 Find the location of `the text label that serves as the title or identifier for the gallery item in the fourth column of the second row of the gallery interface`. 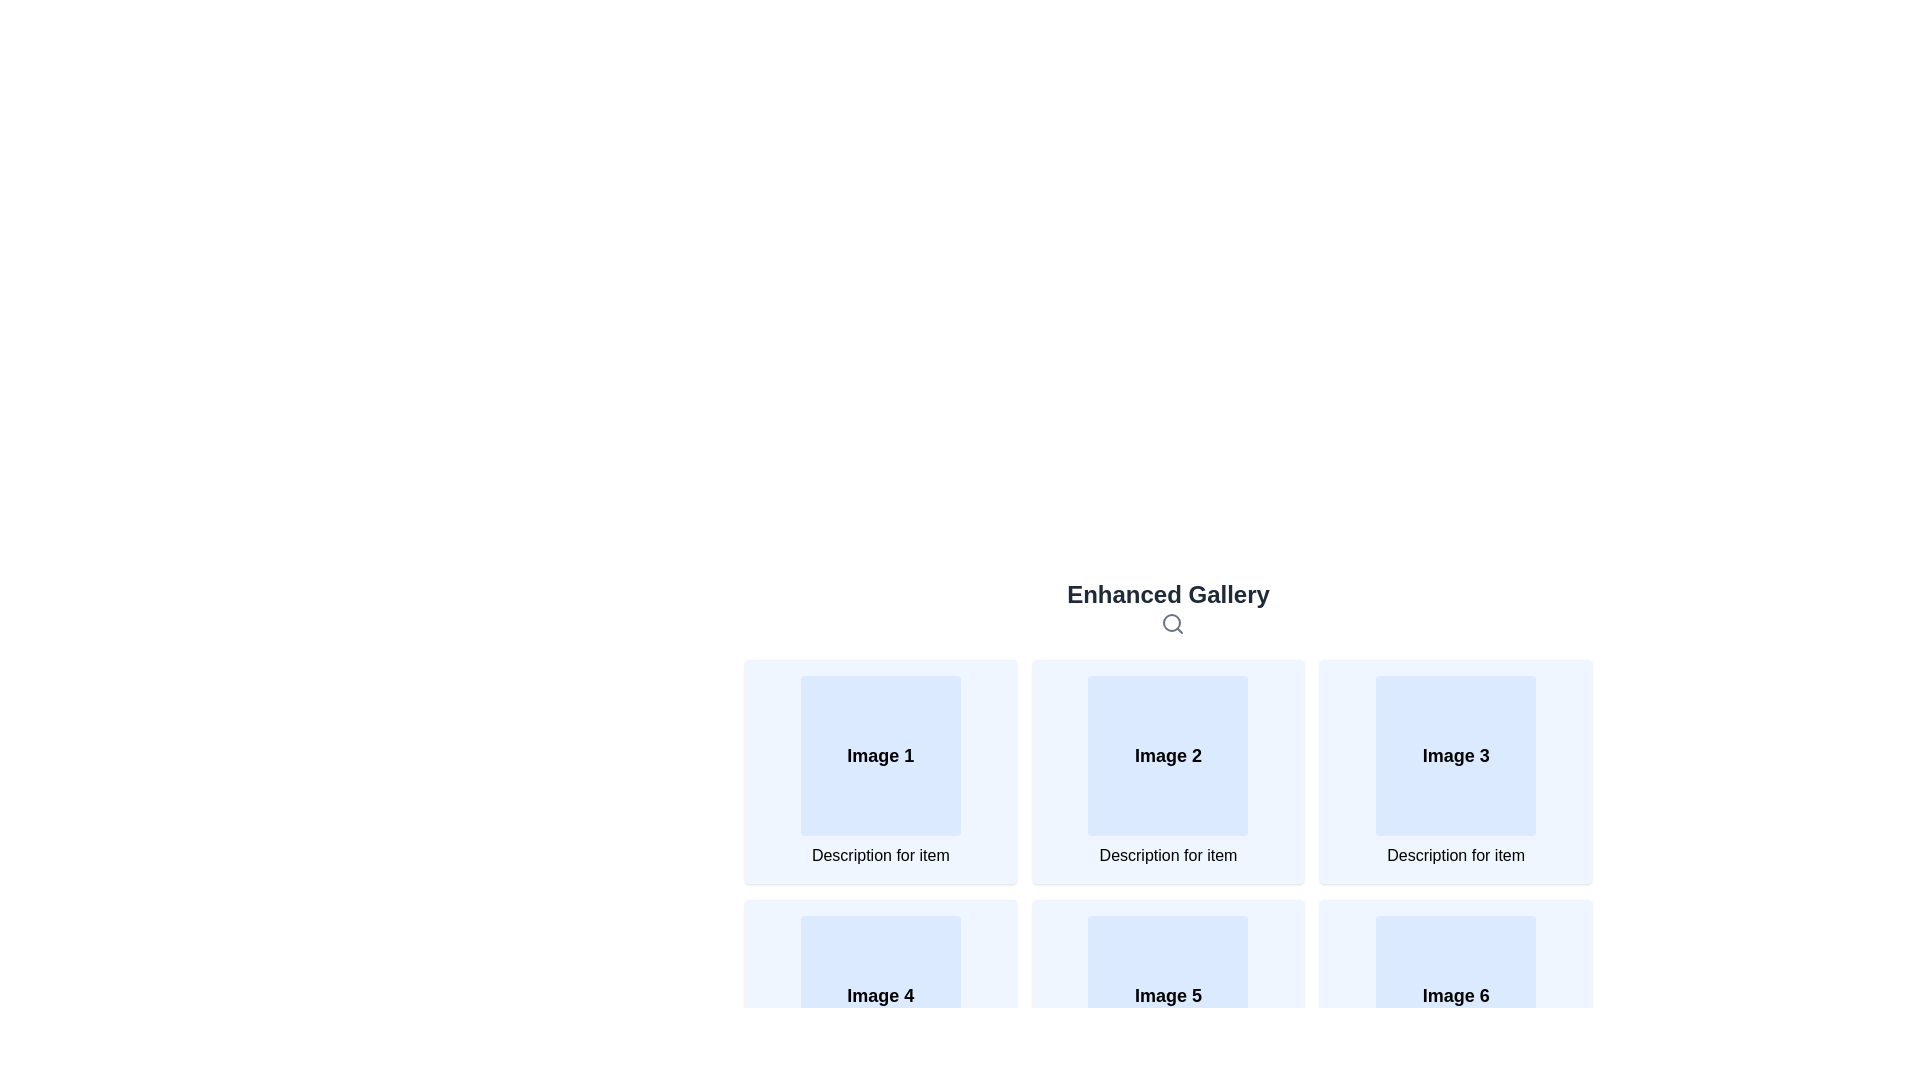

the text label that serves as the title or identifier for the gallery item in the fourth column of the second row of the gallery interface is located at coordinates (1456, 995).